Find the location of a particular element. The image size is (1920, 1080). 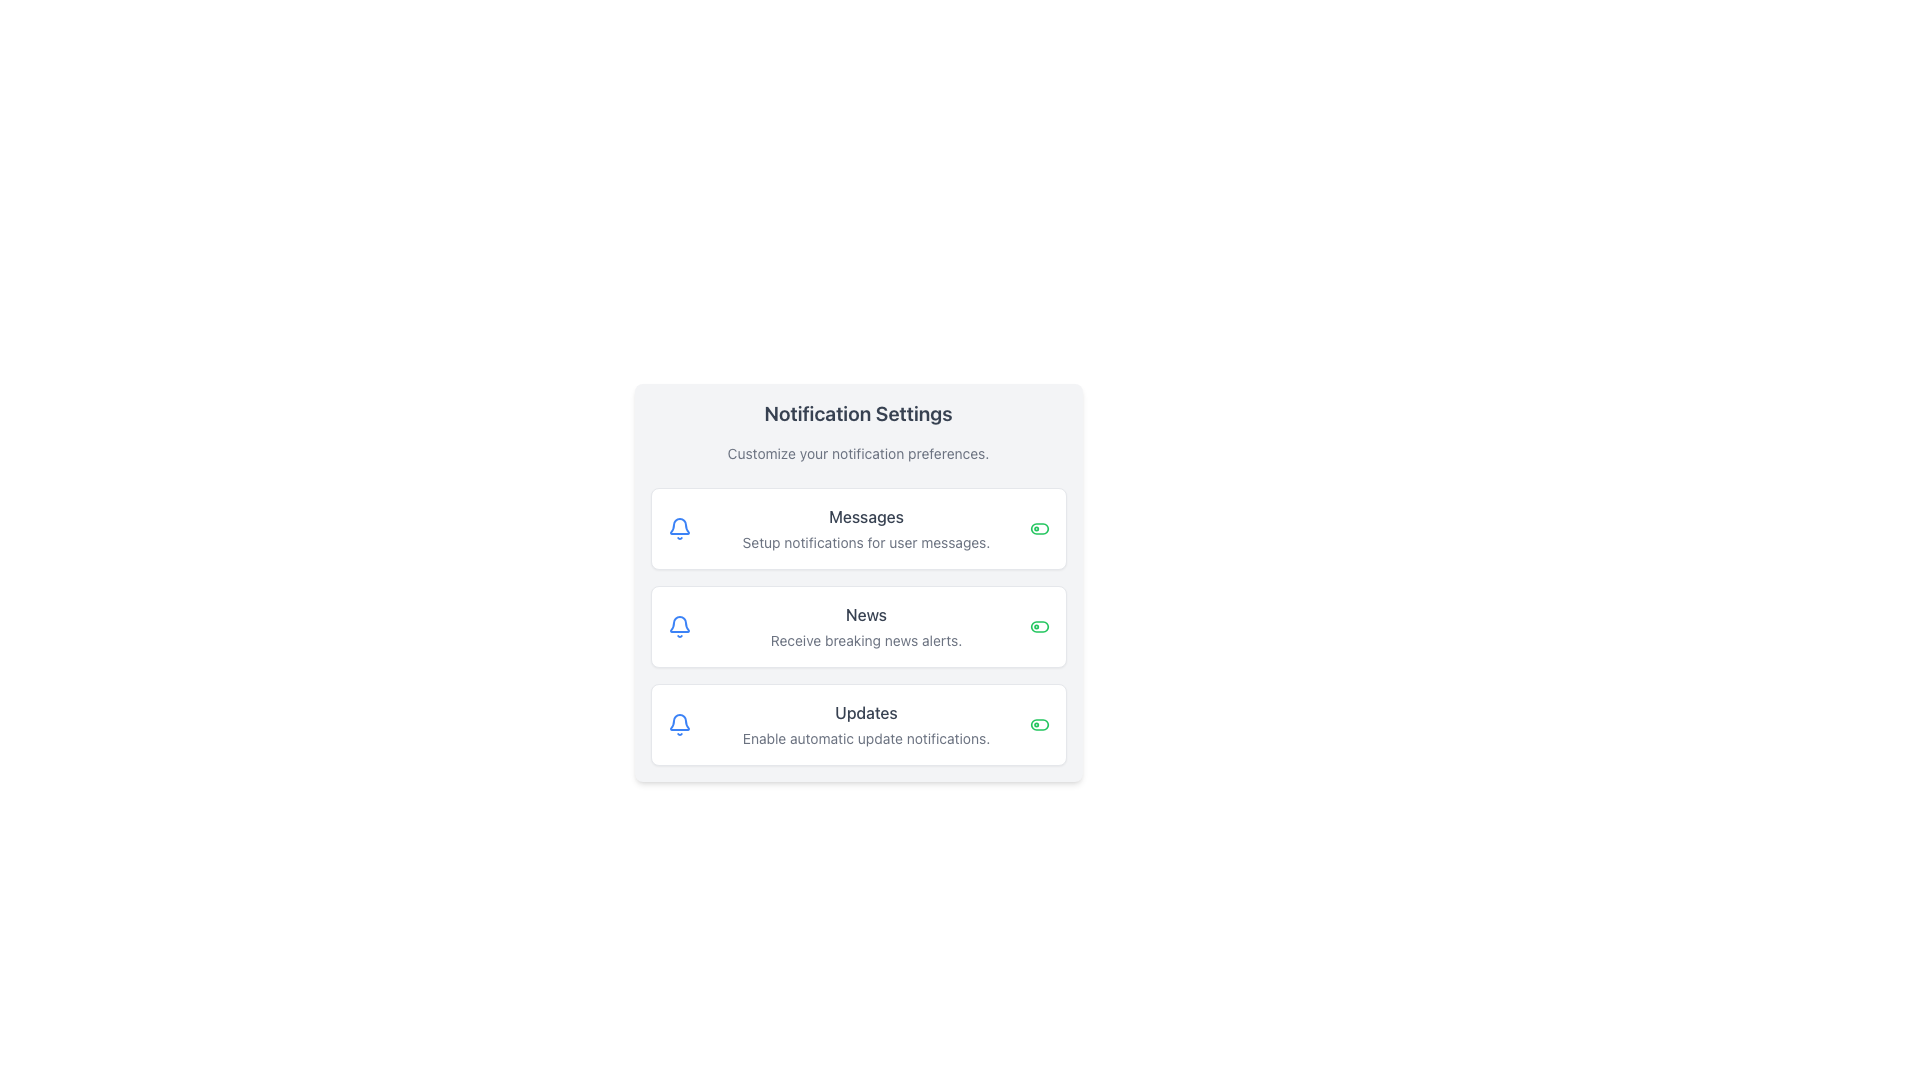

the text label 'Updates' in the Notification Settings panel, which is styled in medium gray and located above the text 'Enable automatic update notifications' is located at coordinates (866, 712).